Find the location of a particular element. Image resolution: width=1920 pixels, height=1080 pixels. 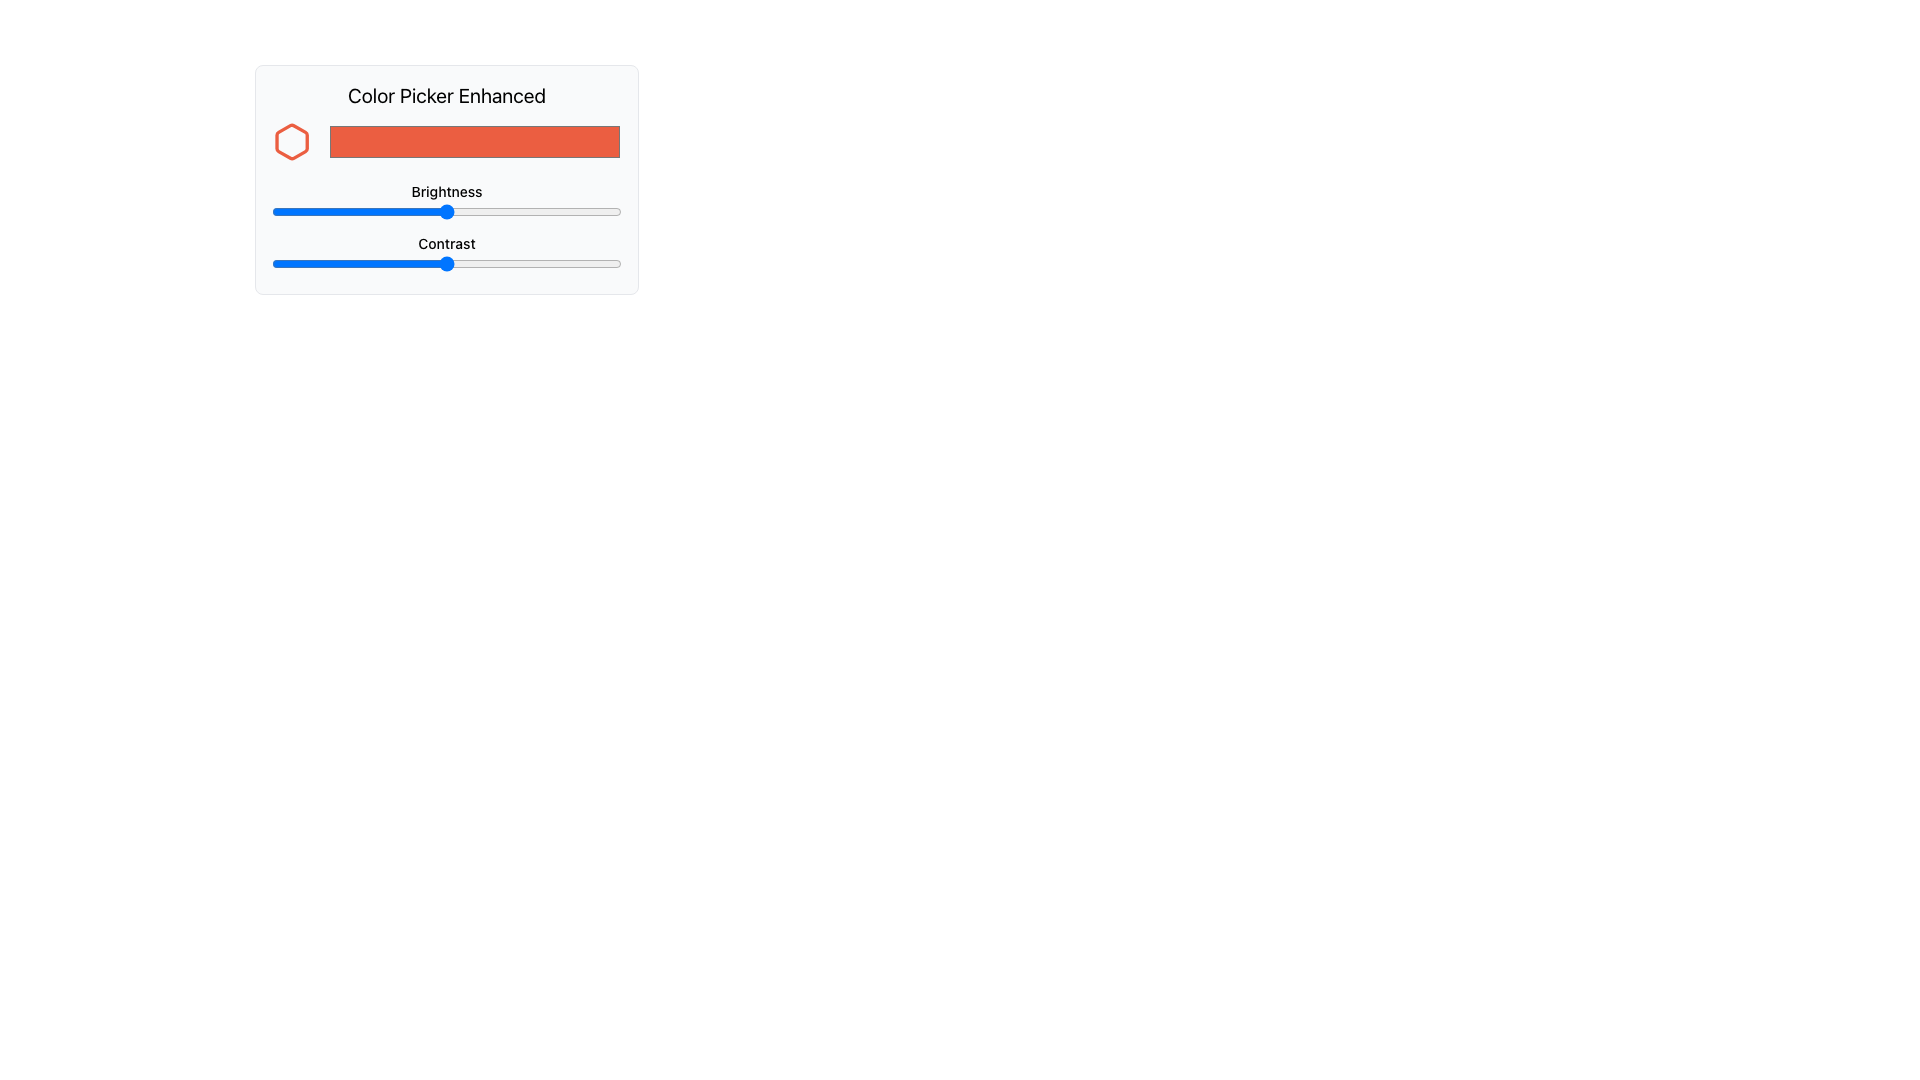

brightness is located at coordinates (431, 212).